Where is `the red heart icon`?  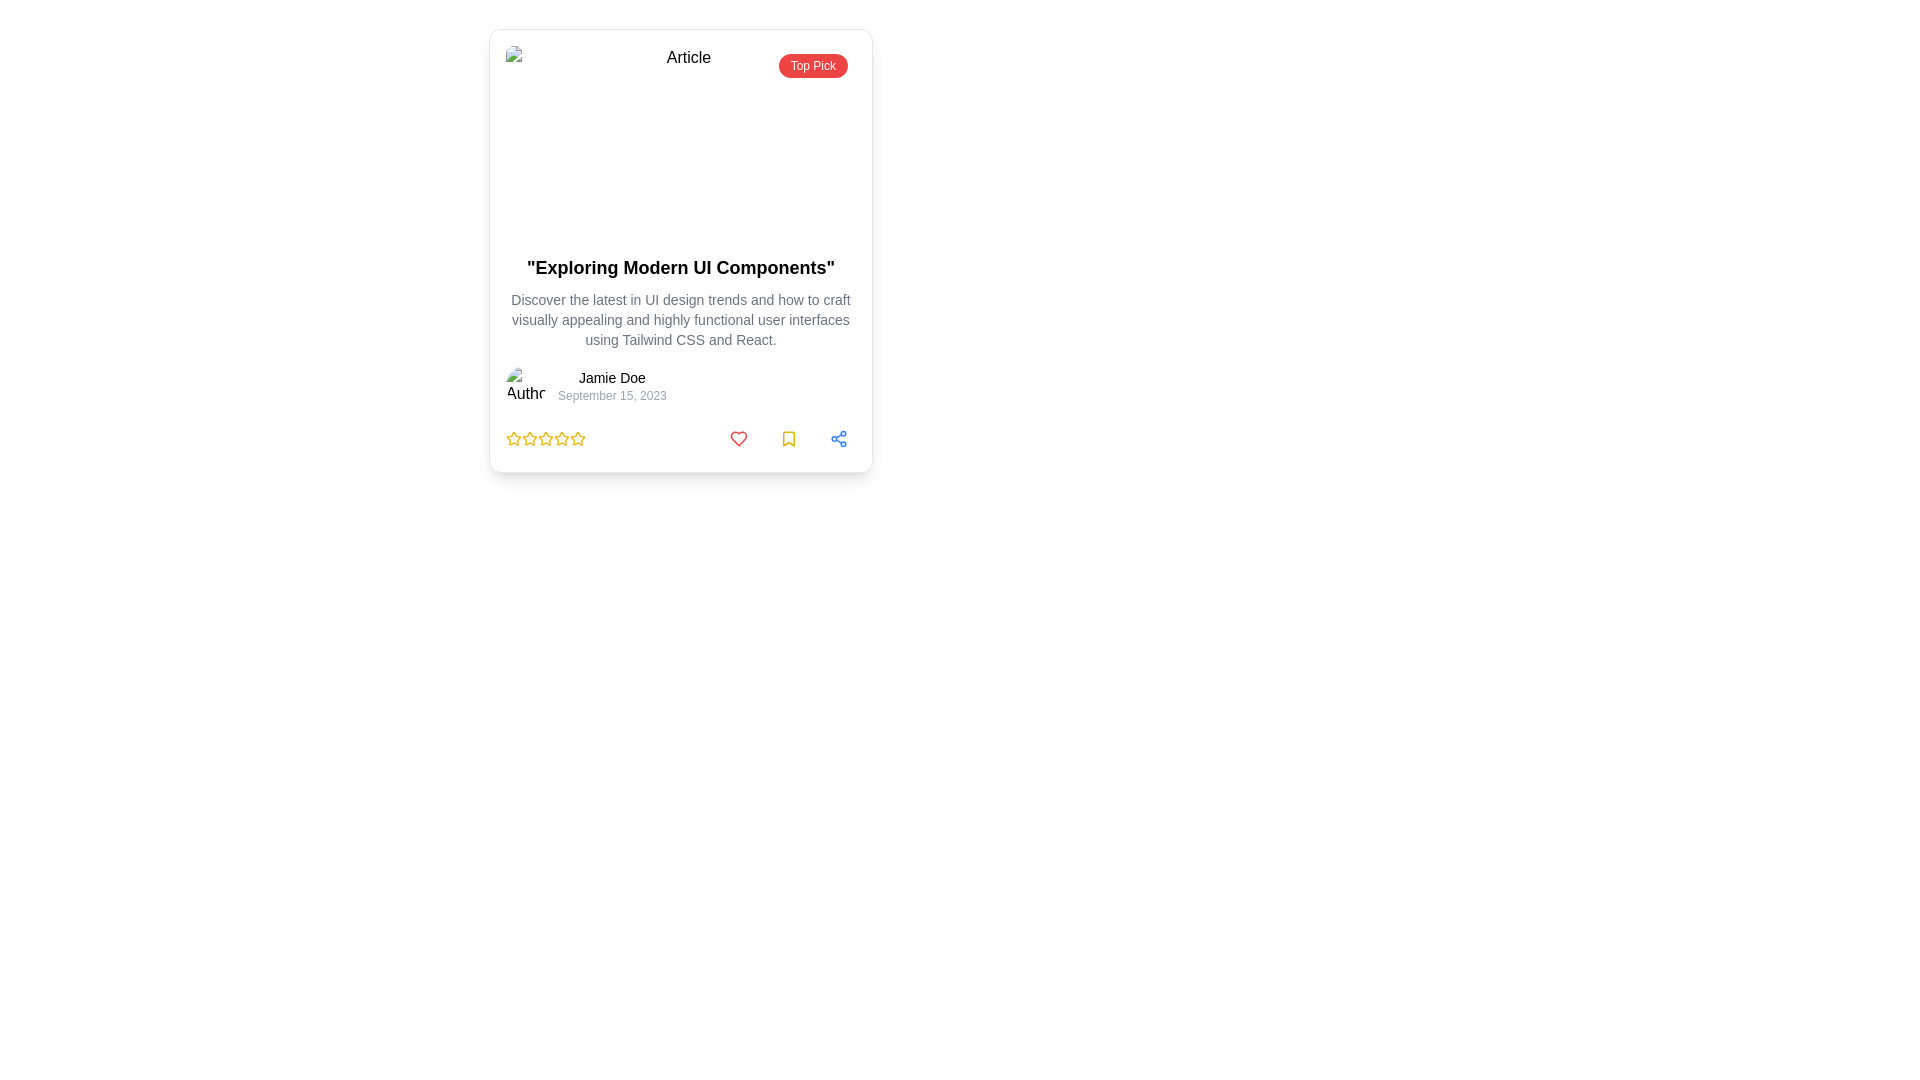 the red heart icon is located at coordinates (738, 438).